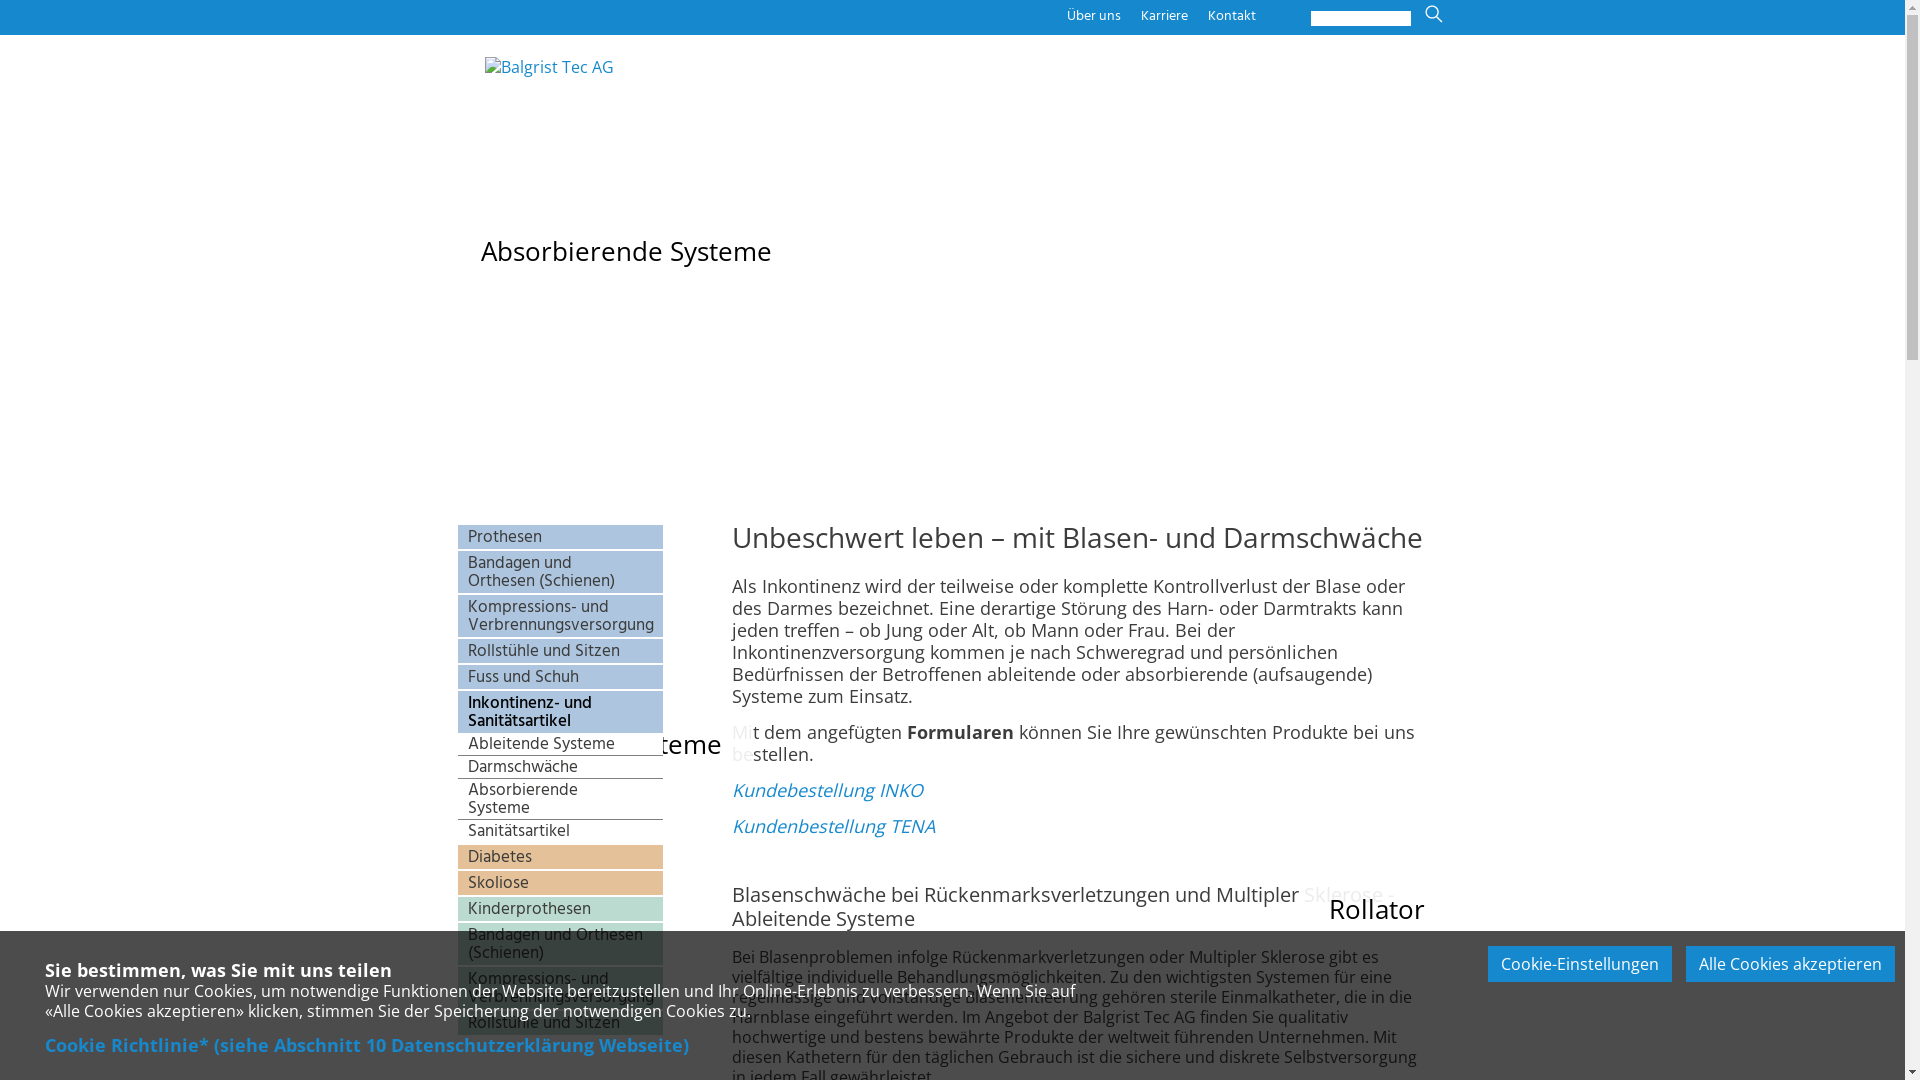  I want to click on 'Bandagen und, so click(560, 571).